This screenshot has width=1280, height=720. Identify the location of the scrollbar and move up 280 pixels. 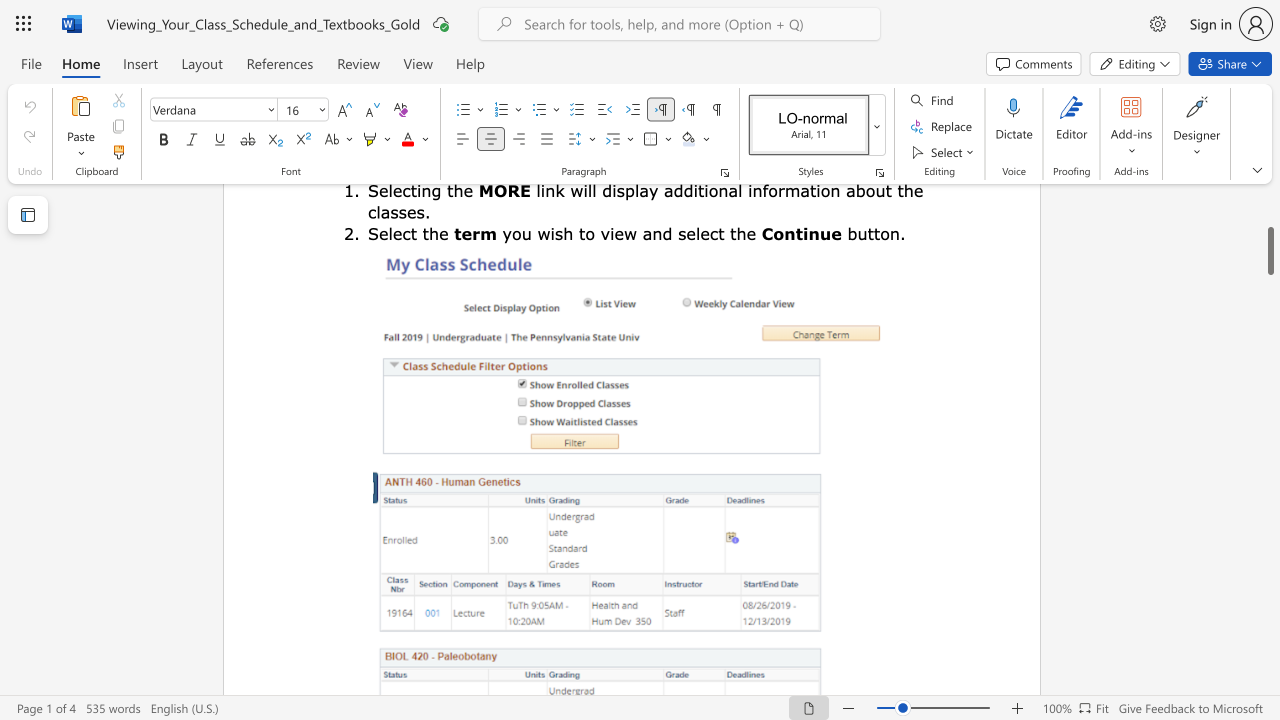
(1269, 250).